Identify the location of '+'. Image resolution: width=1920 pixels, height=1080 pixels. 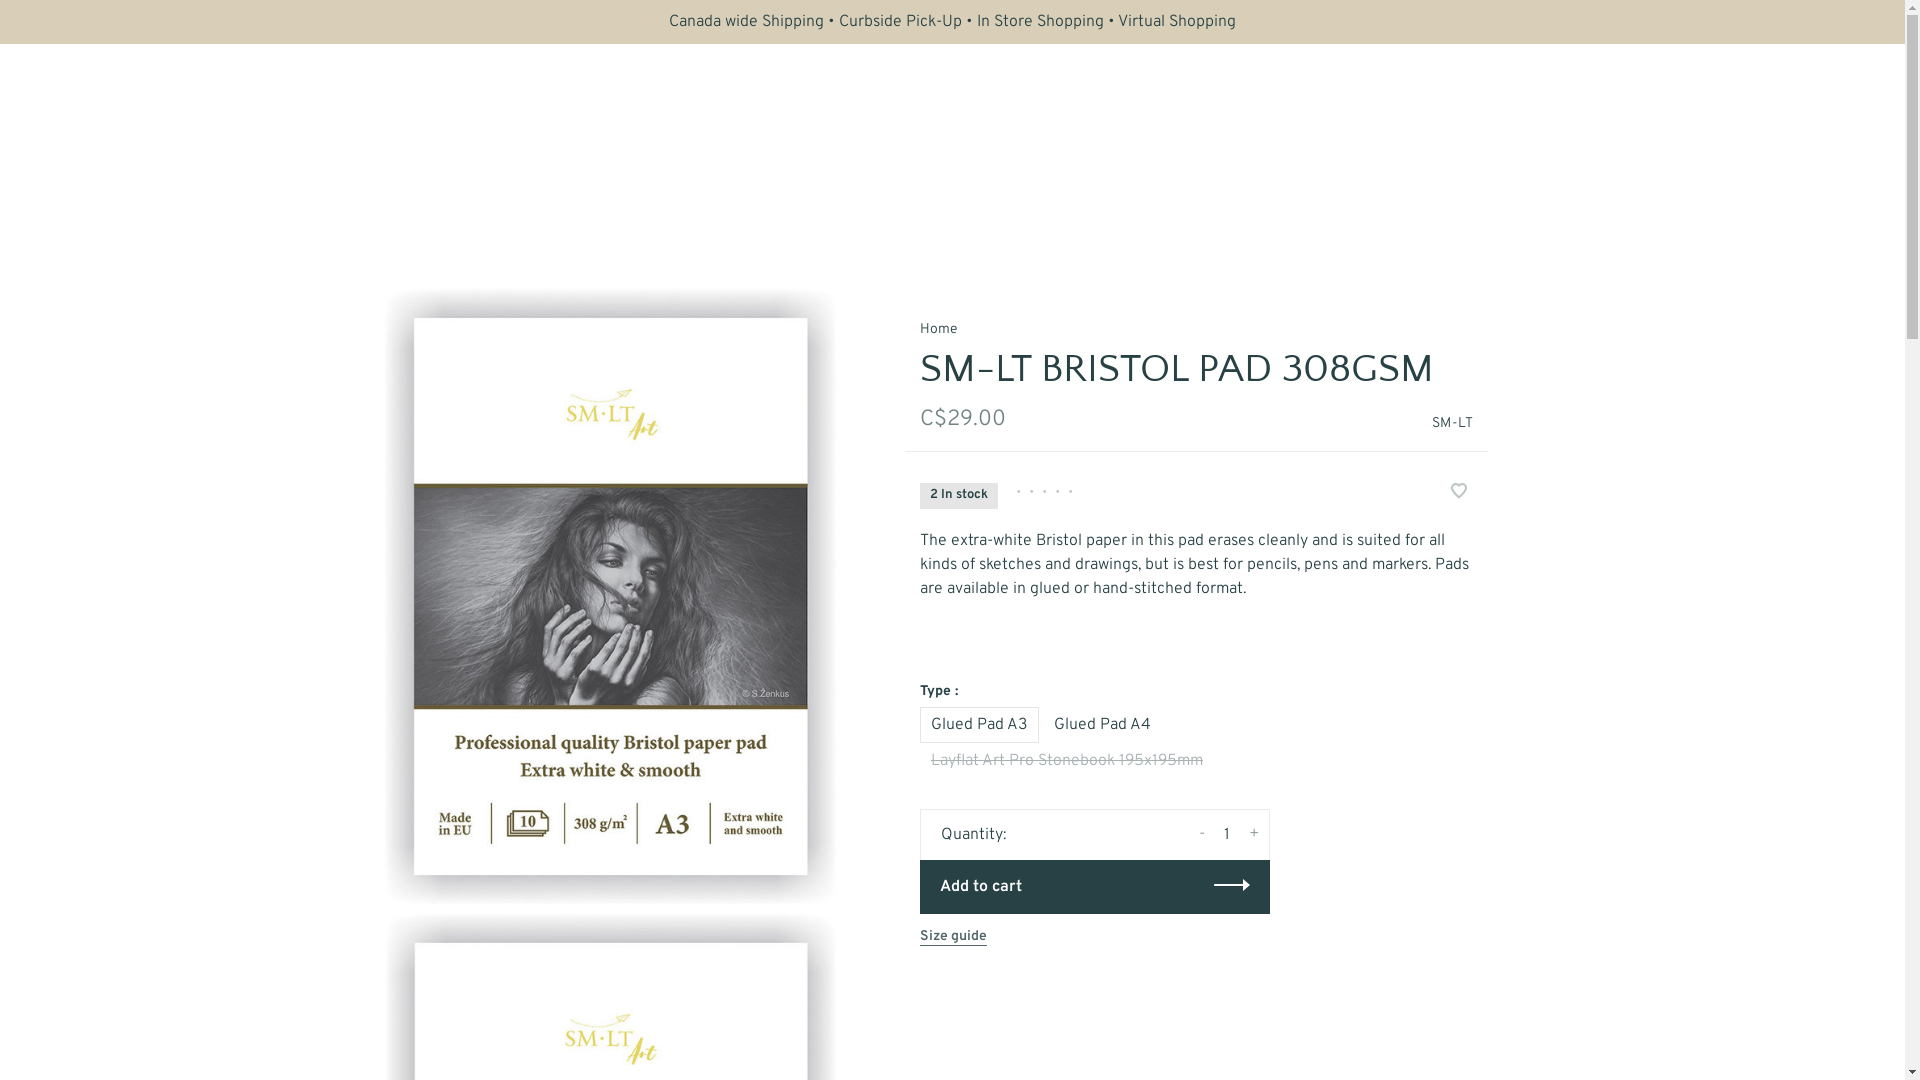
(1237, 833).